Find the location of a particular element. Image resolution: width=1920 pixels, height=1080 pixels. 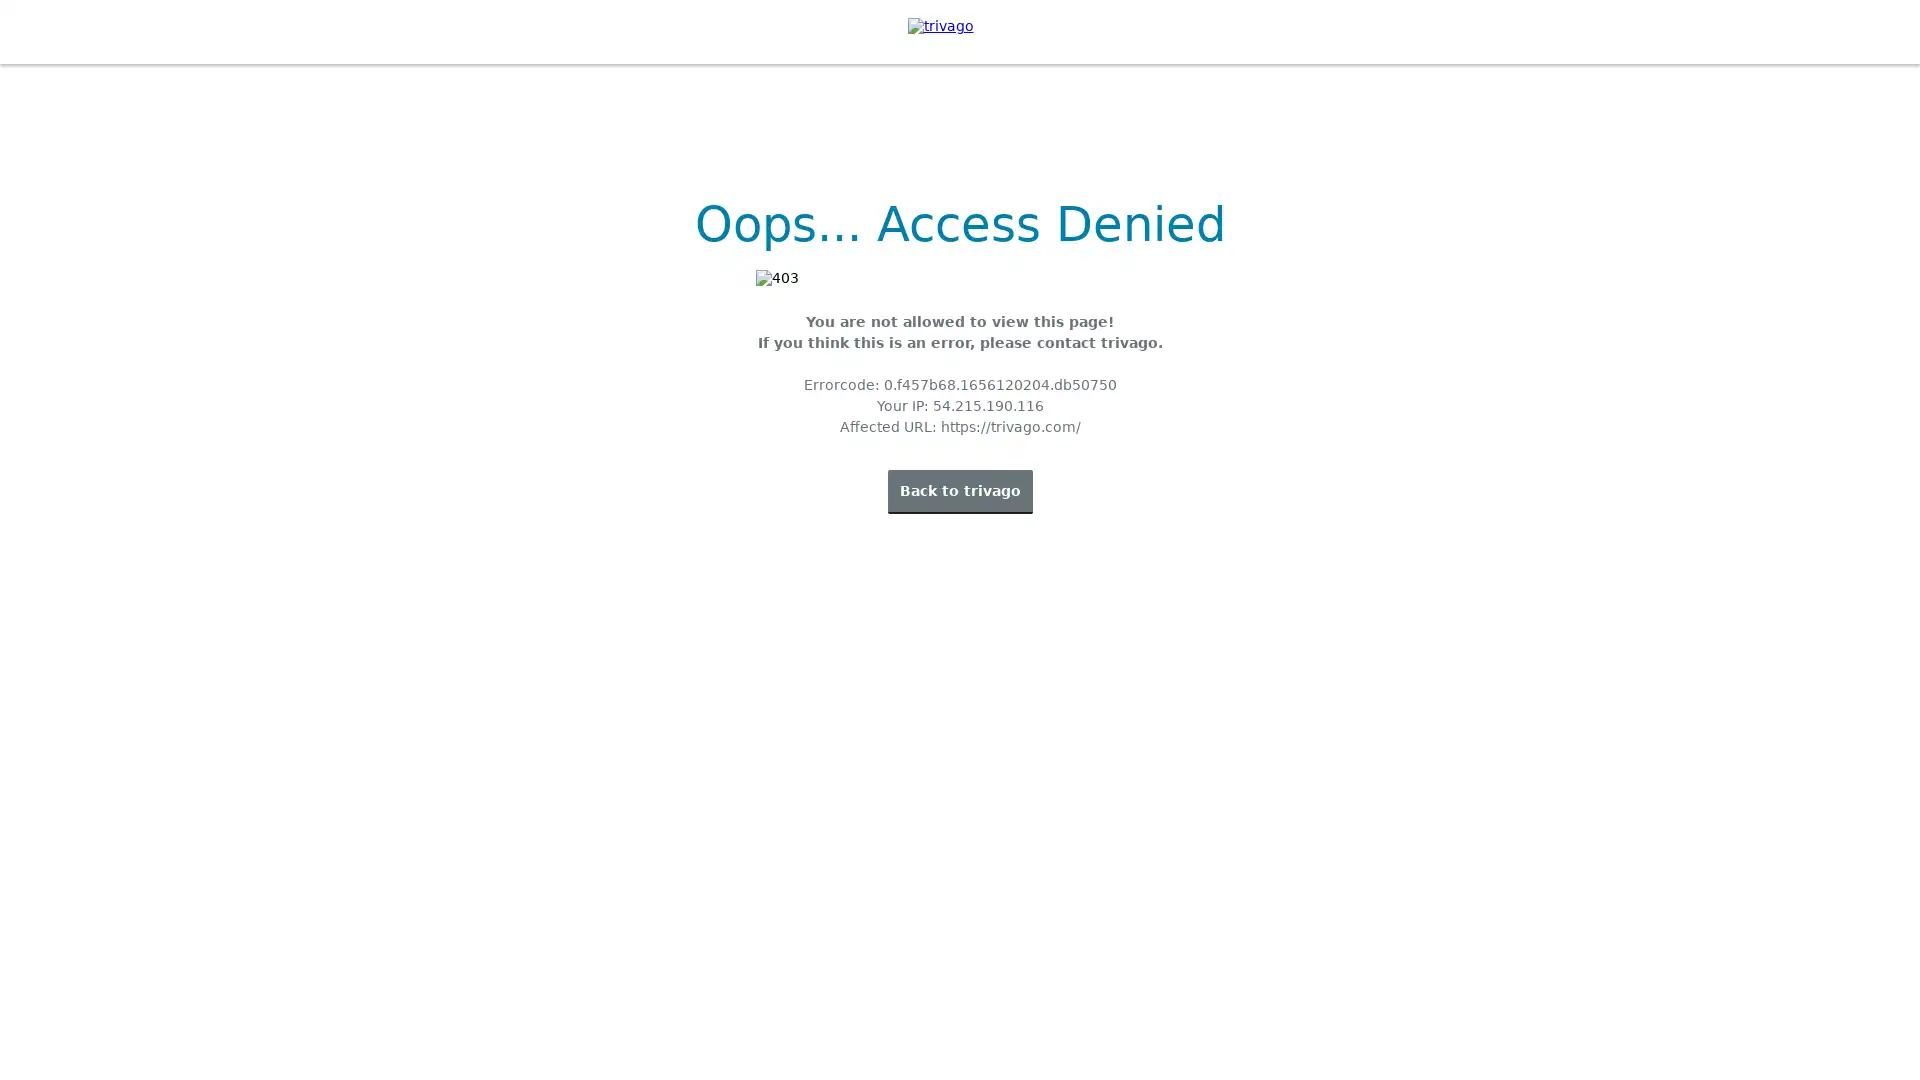

Back to trivago is located at coordinates (958, 490).